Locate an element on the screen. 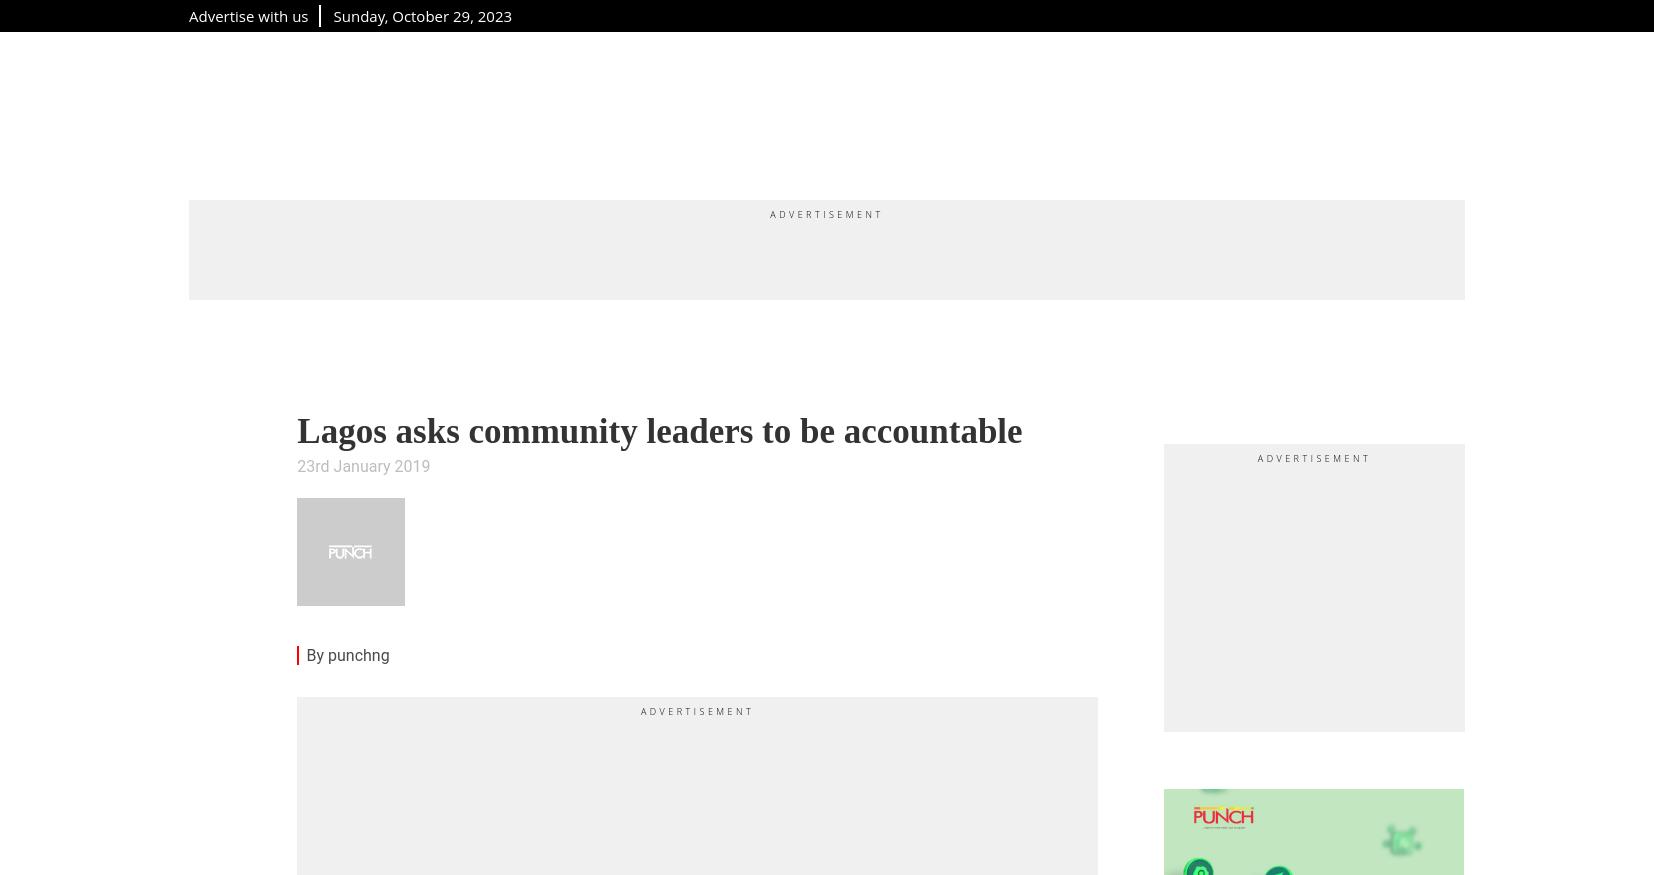 This screenshot has width=1654, height=875. 'Breaking News:' is located at coordinates (296, 835).